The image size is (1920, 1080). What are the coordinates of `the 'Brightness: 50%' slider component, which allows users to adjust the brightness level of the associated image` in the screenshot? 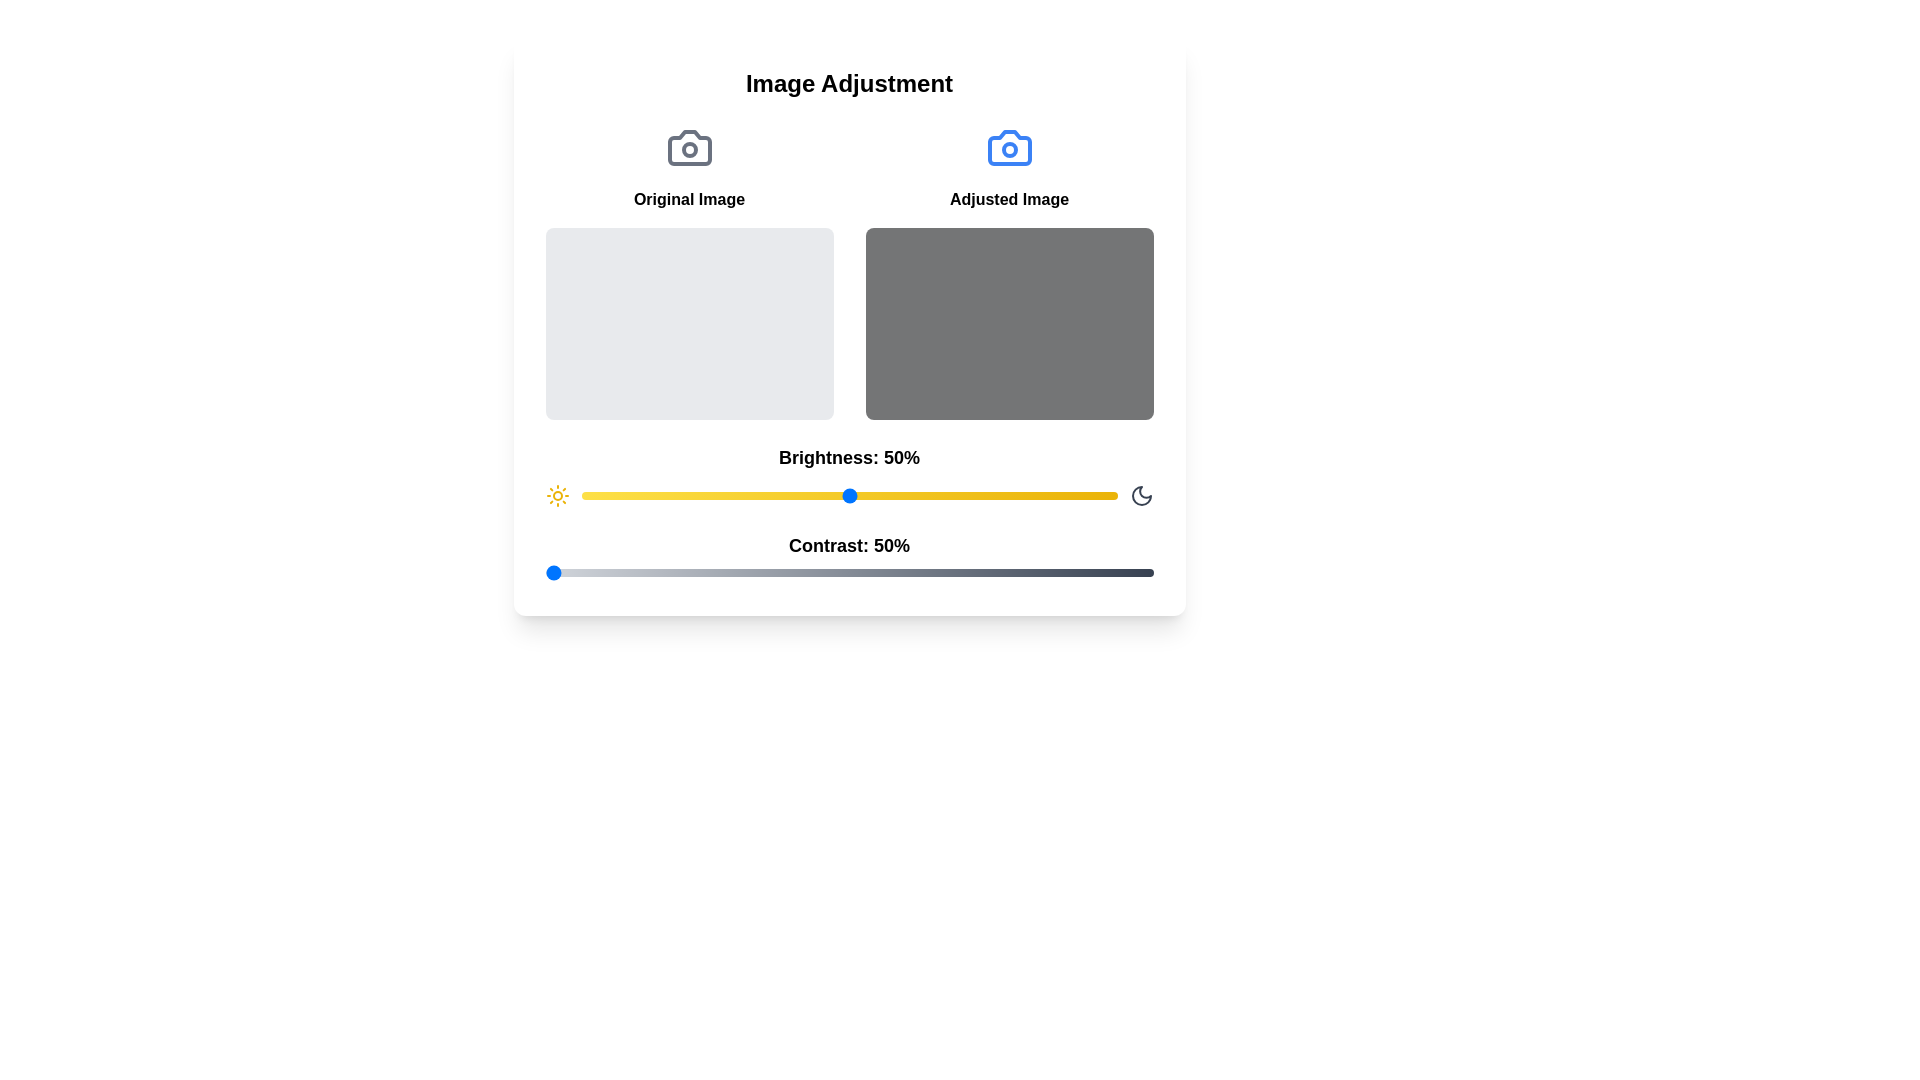 It's located at (849, 475).